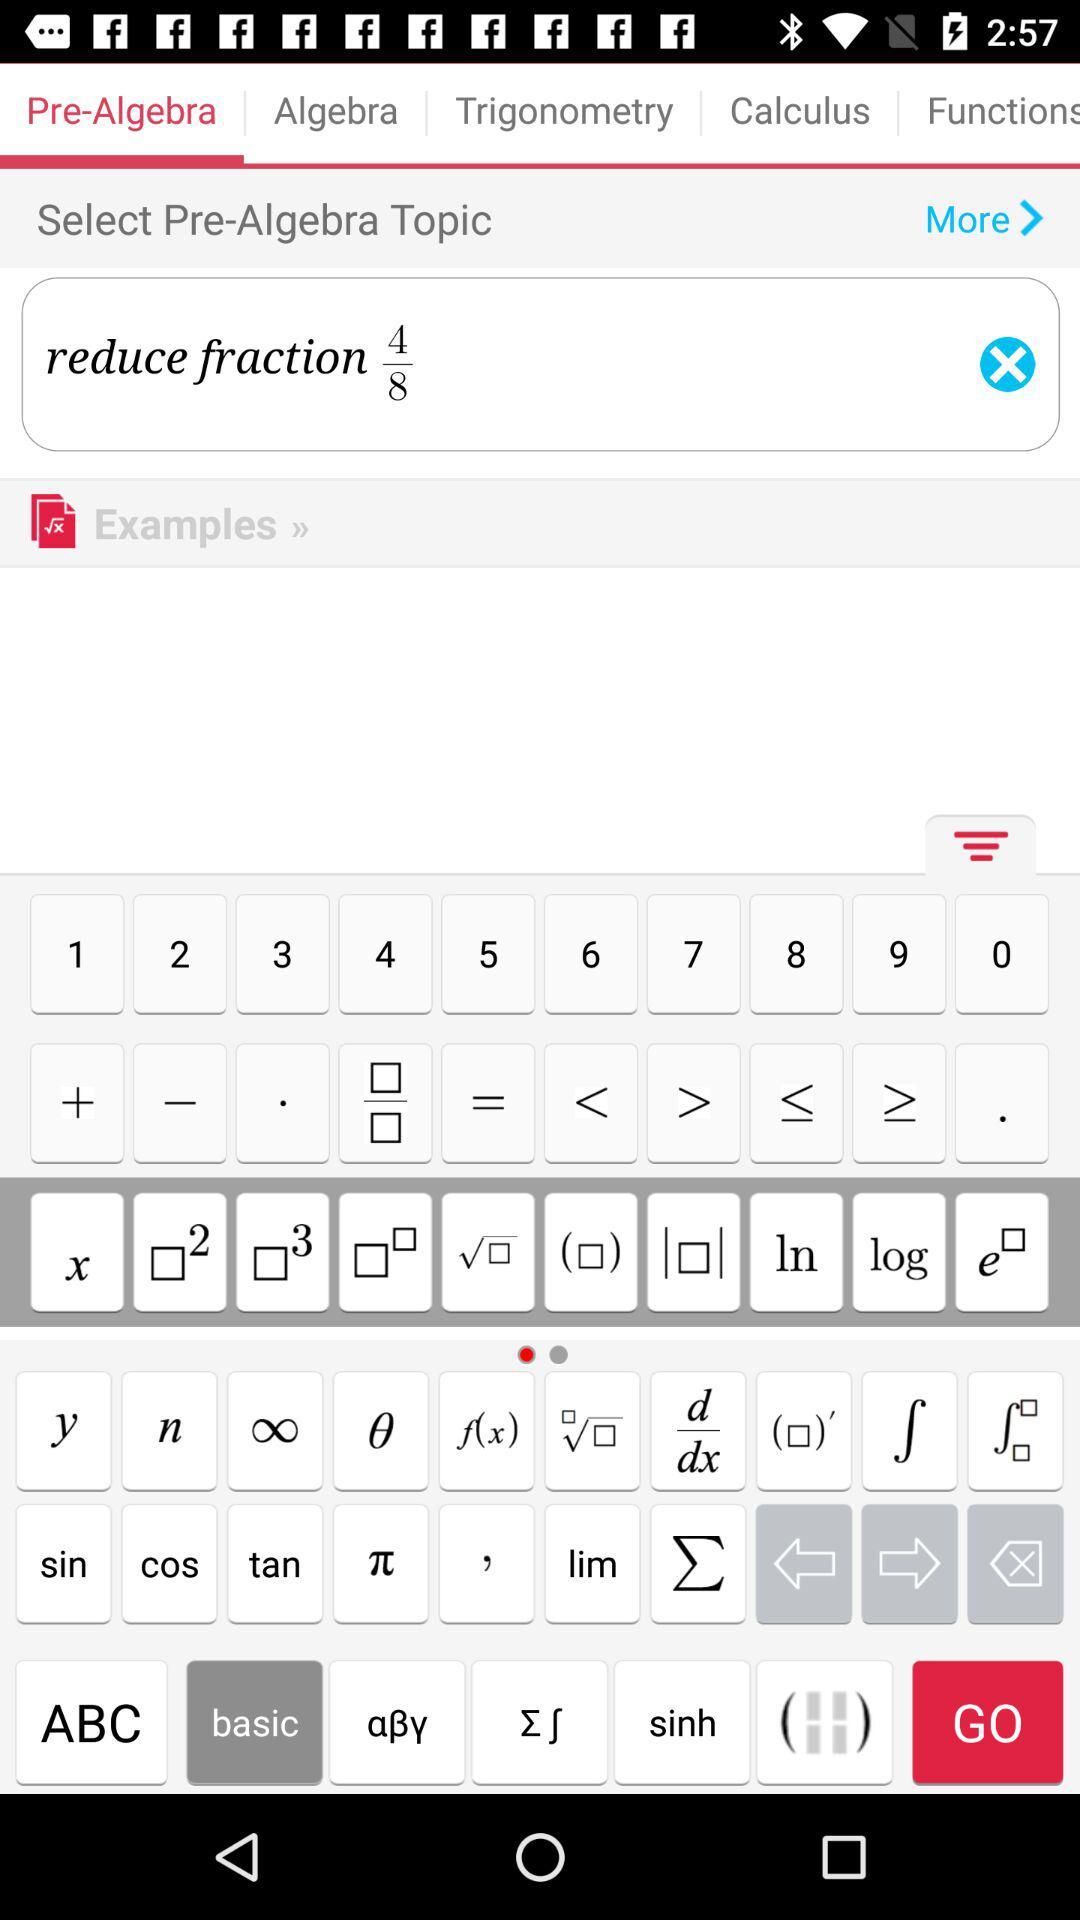  What do you see at coordinates (898, 1101) in the screenshot?
I see `reduce fraction button` at bounding box center [898, 1101].